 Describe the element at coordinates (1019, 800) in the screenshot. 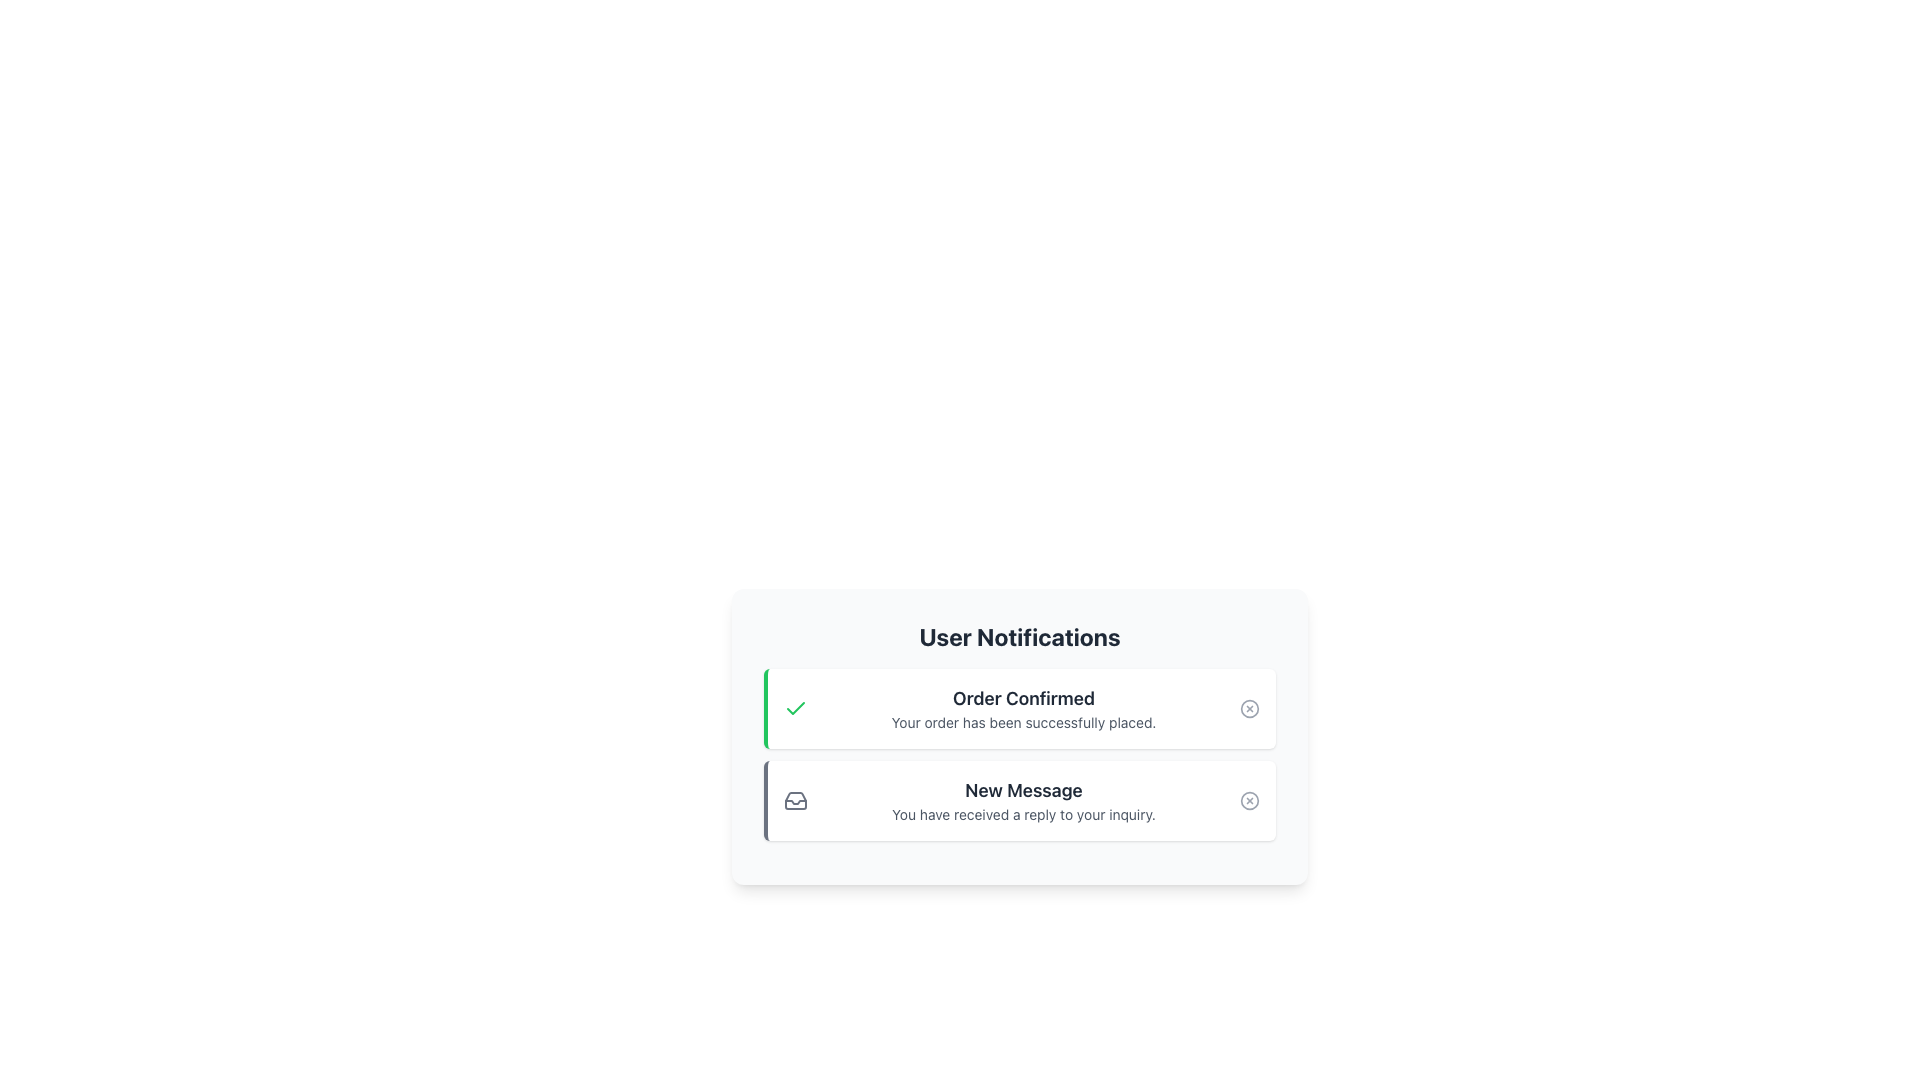

I see `text from the second notification card titled 'New Message' within the 'User Notifications' section, which contains the message 'You have received a reply to your inquiry.'` at that location.